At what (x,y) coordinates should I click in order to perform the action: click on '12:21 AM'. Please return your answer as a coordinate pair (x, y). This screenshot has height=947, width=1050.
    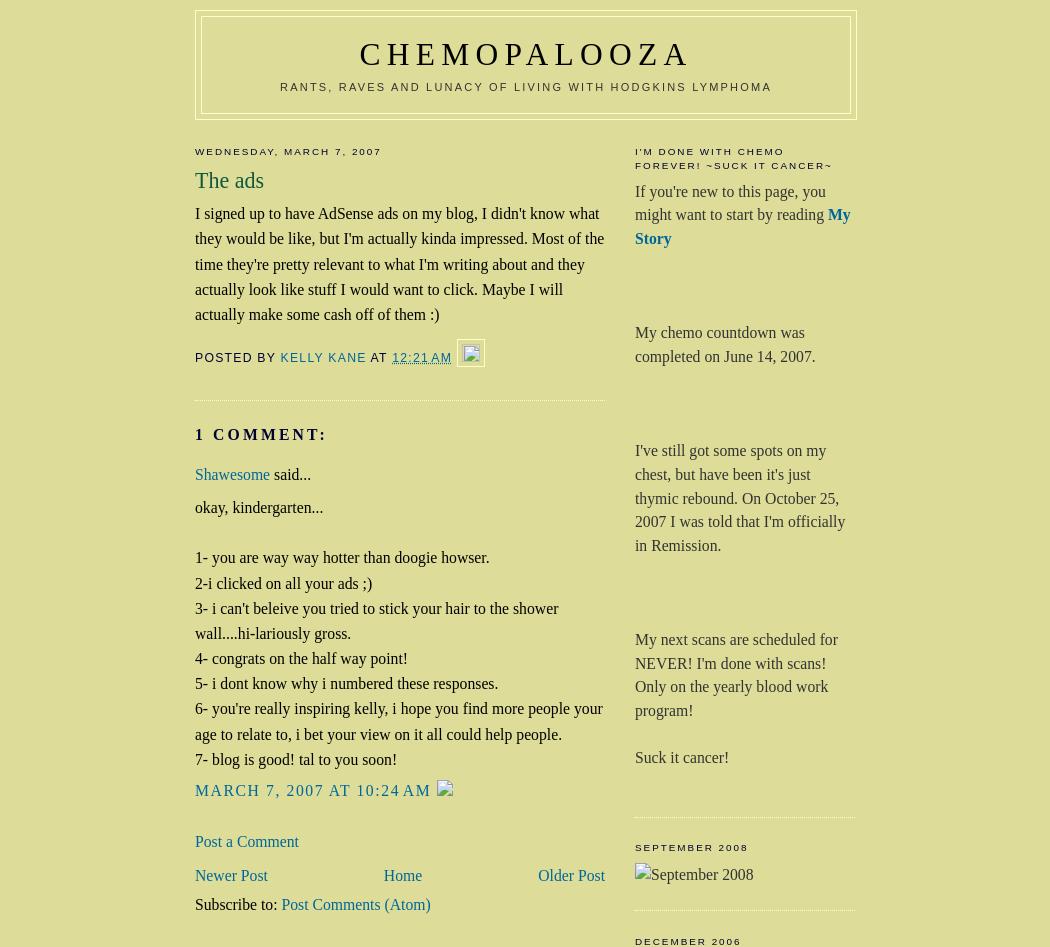
    Looking at the image, I should click on (420, 356).